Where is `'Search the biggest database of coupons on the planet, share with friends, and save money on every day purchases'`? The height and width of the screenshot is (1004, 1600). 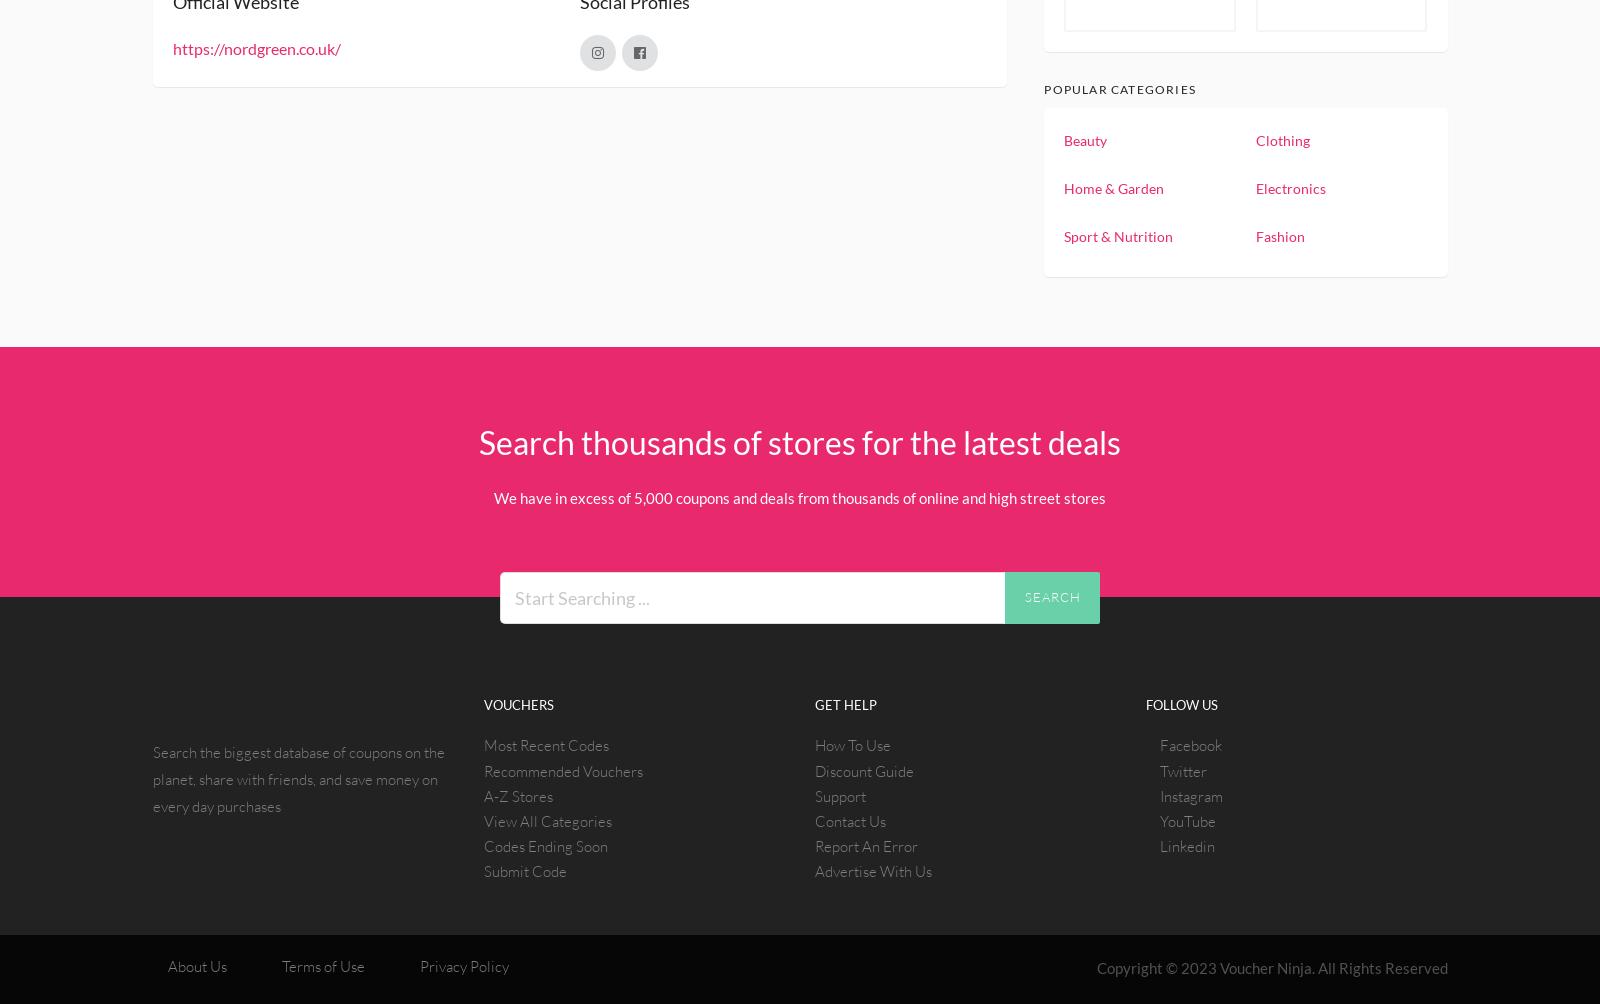
'Search the biggest database of coupons on the planet, share with friends, and save money on every day purchases' is located at coordinates (151, 778).